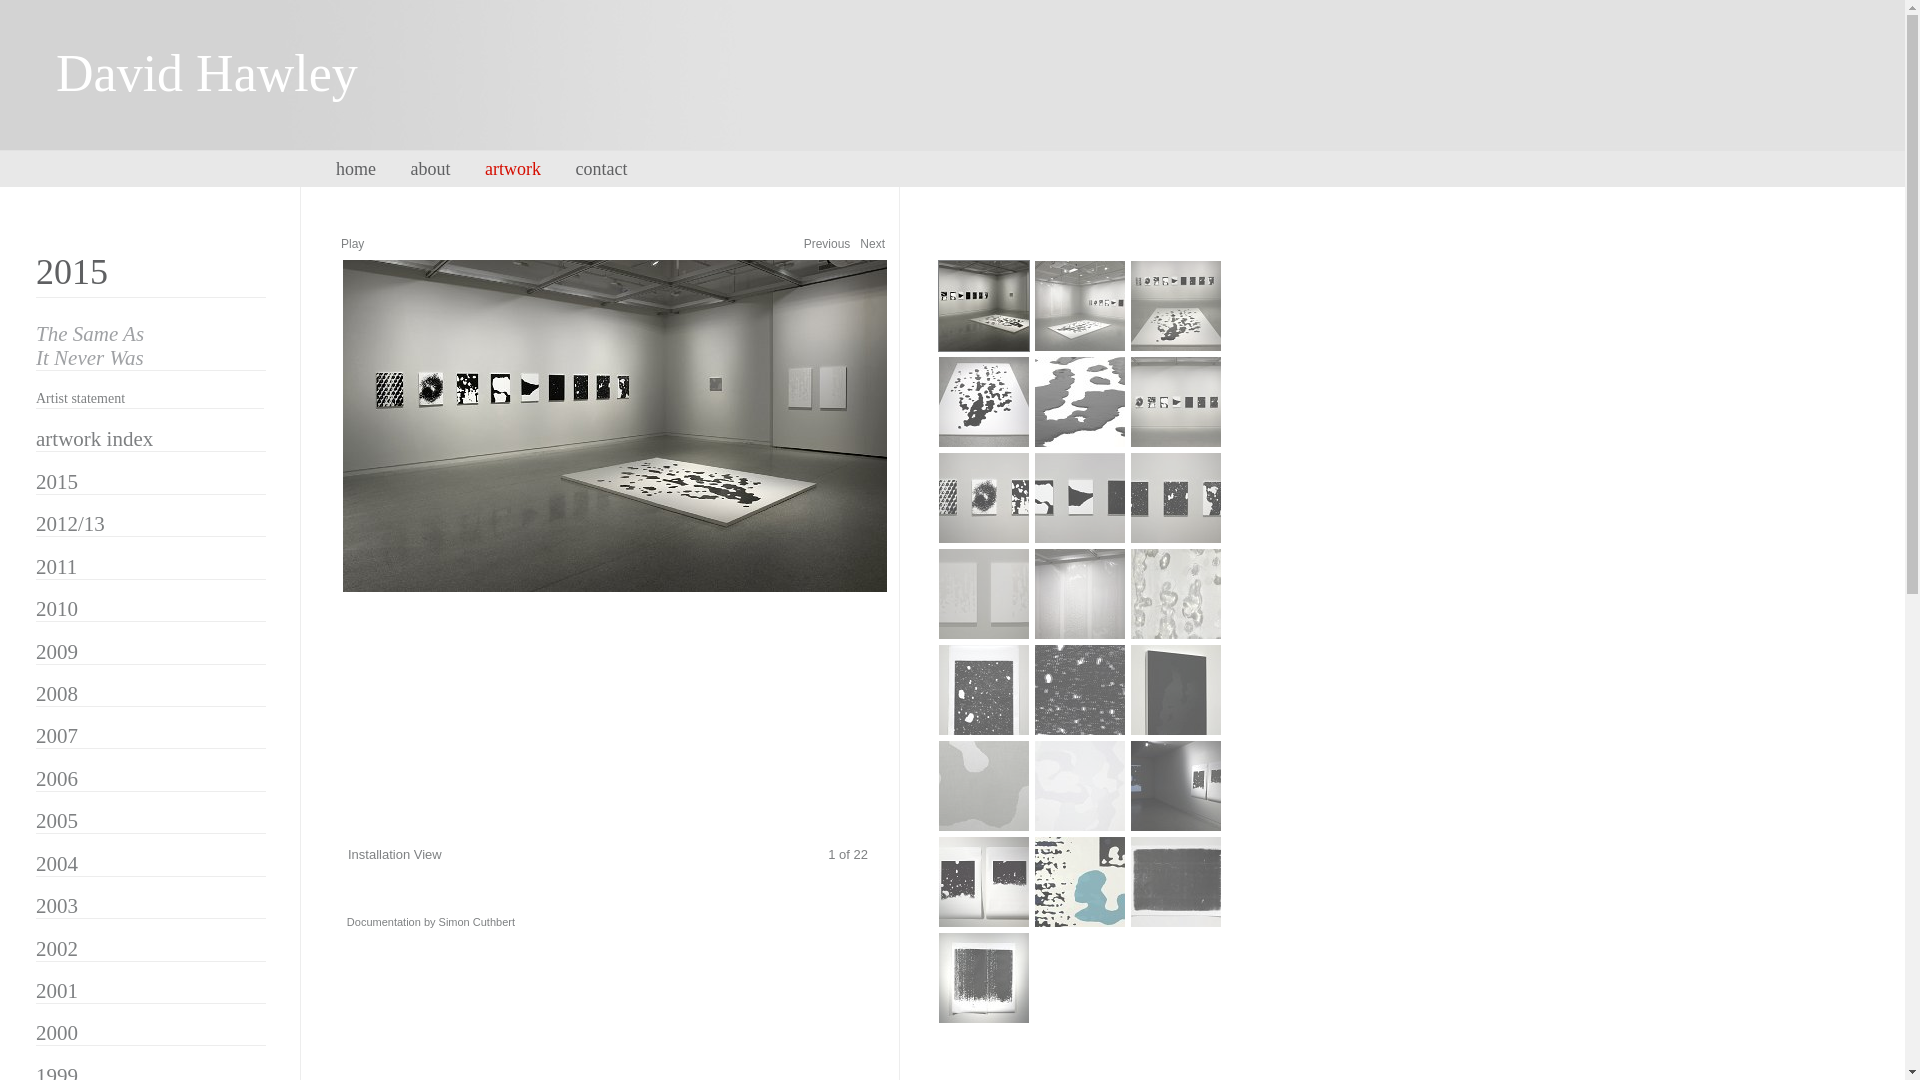 The image size is (1920, 1080). I want to click on '2009', so click(35, 651).